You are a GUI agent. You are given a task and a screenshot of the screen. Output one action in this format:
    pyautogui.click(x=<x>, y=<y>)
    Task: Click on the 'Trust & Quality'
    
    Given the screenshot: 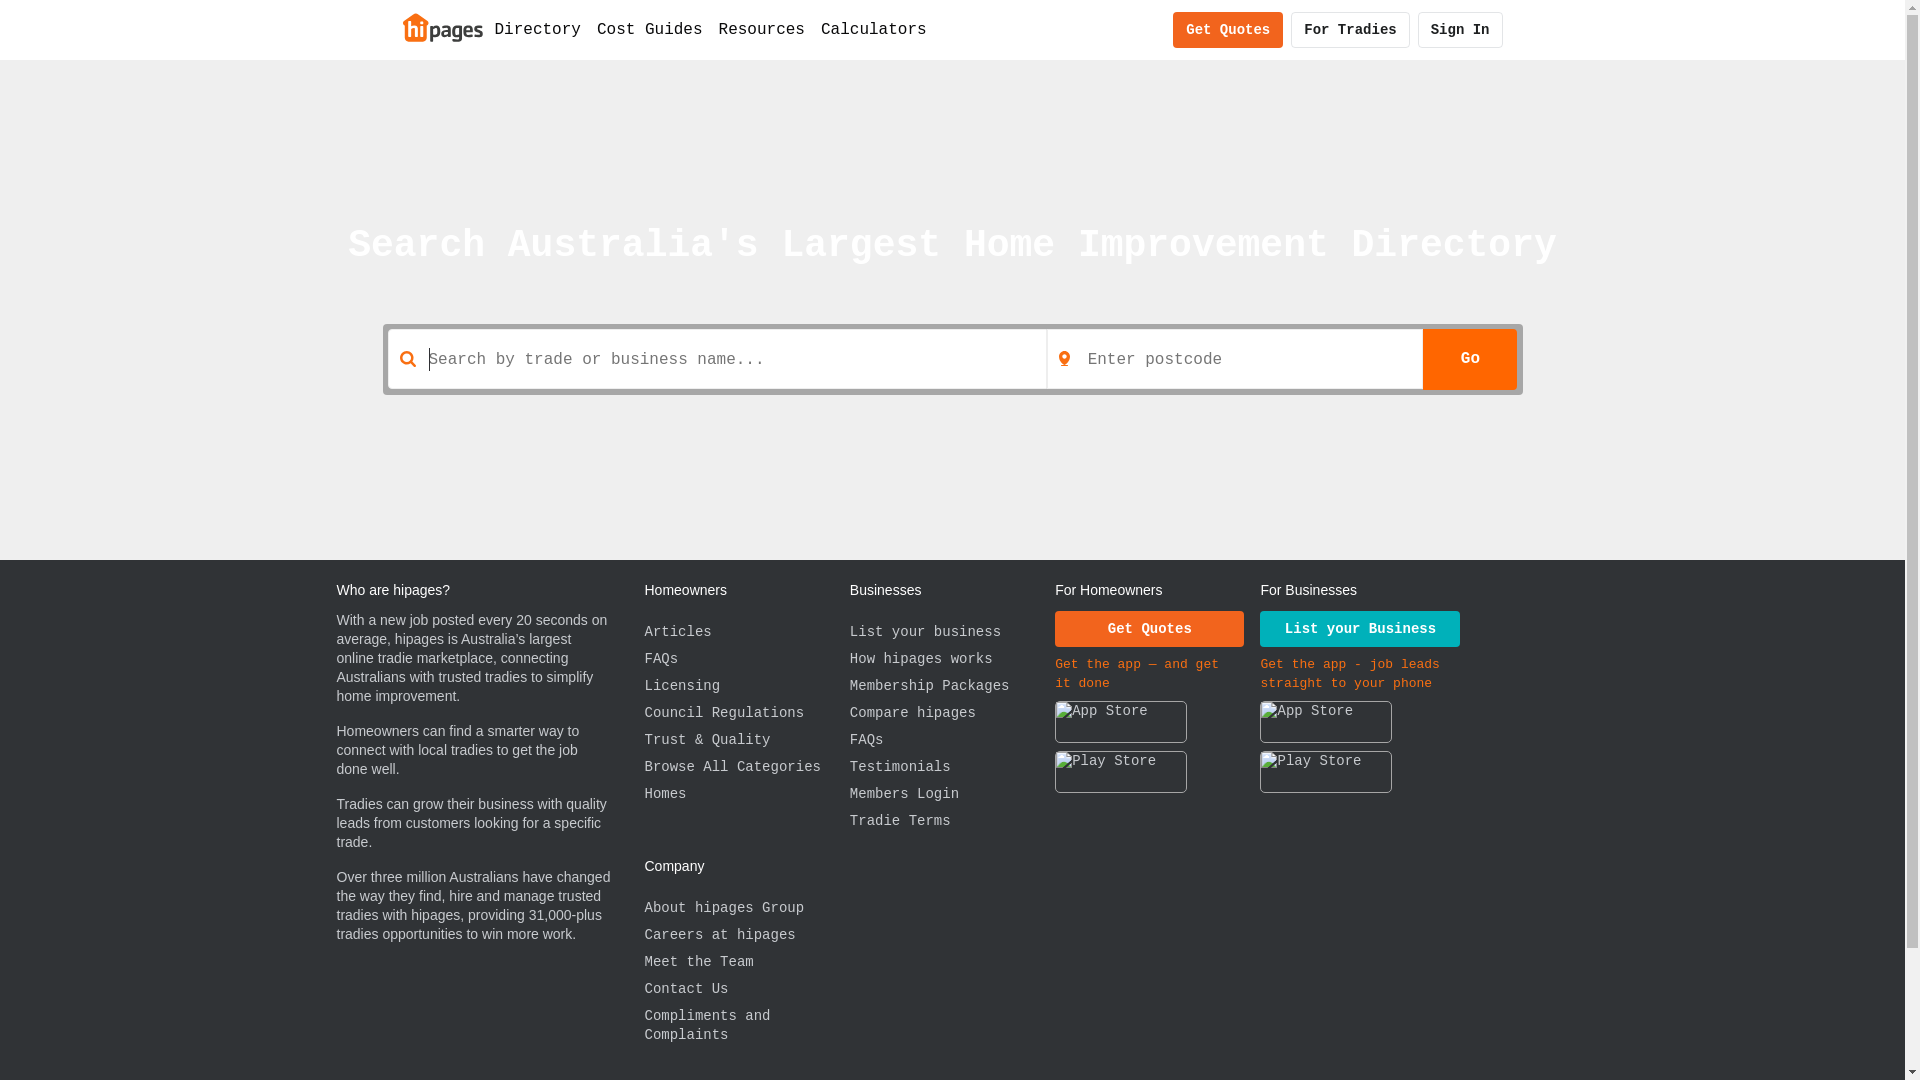 What is the action you would take?
    pyautogui.click(x=643, y=740)
    